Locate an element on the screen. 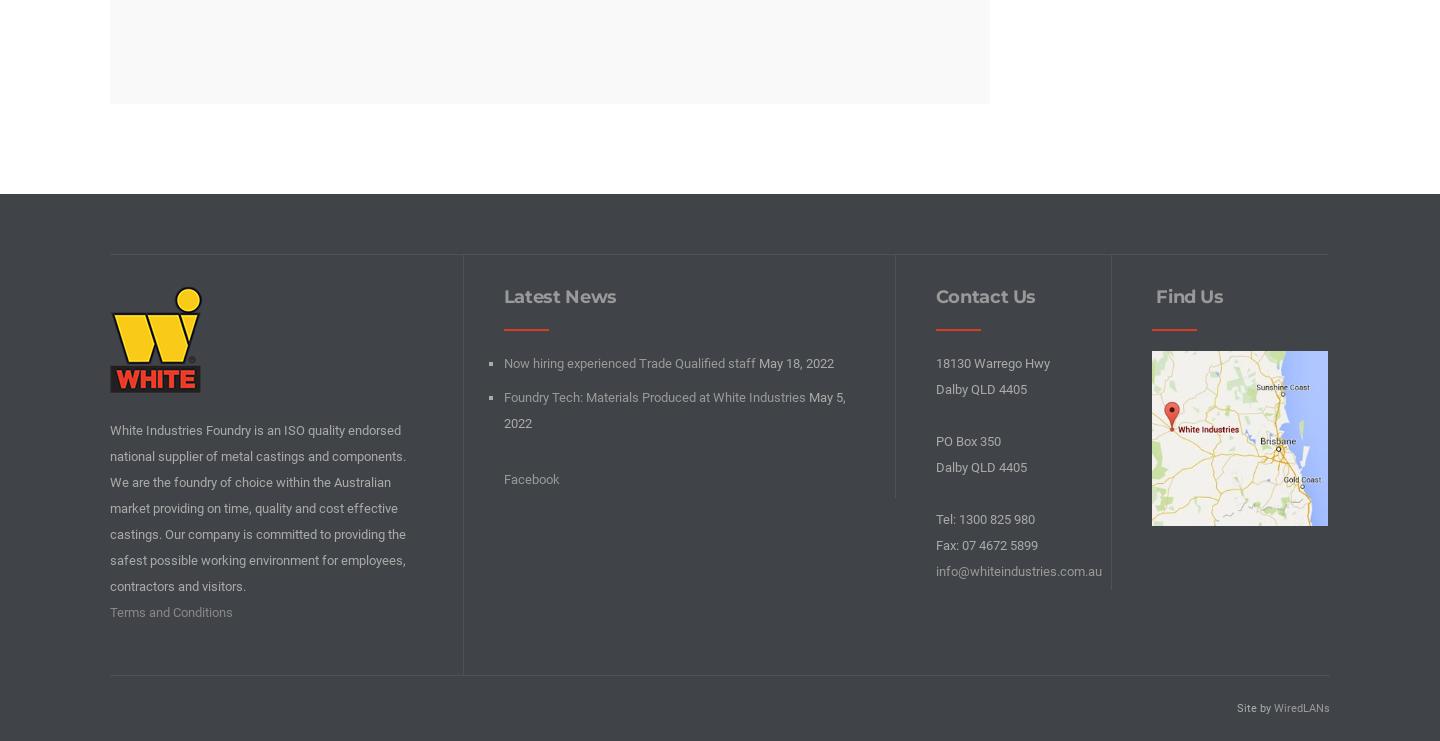 Image resolution: width=1440 pixels, height=741 pixels. 'Find Us' is located at coordinates (1186, 295).